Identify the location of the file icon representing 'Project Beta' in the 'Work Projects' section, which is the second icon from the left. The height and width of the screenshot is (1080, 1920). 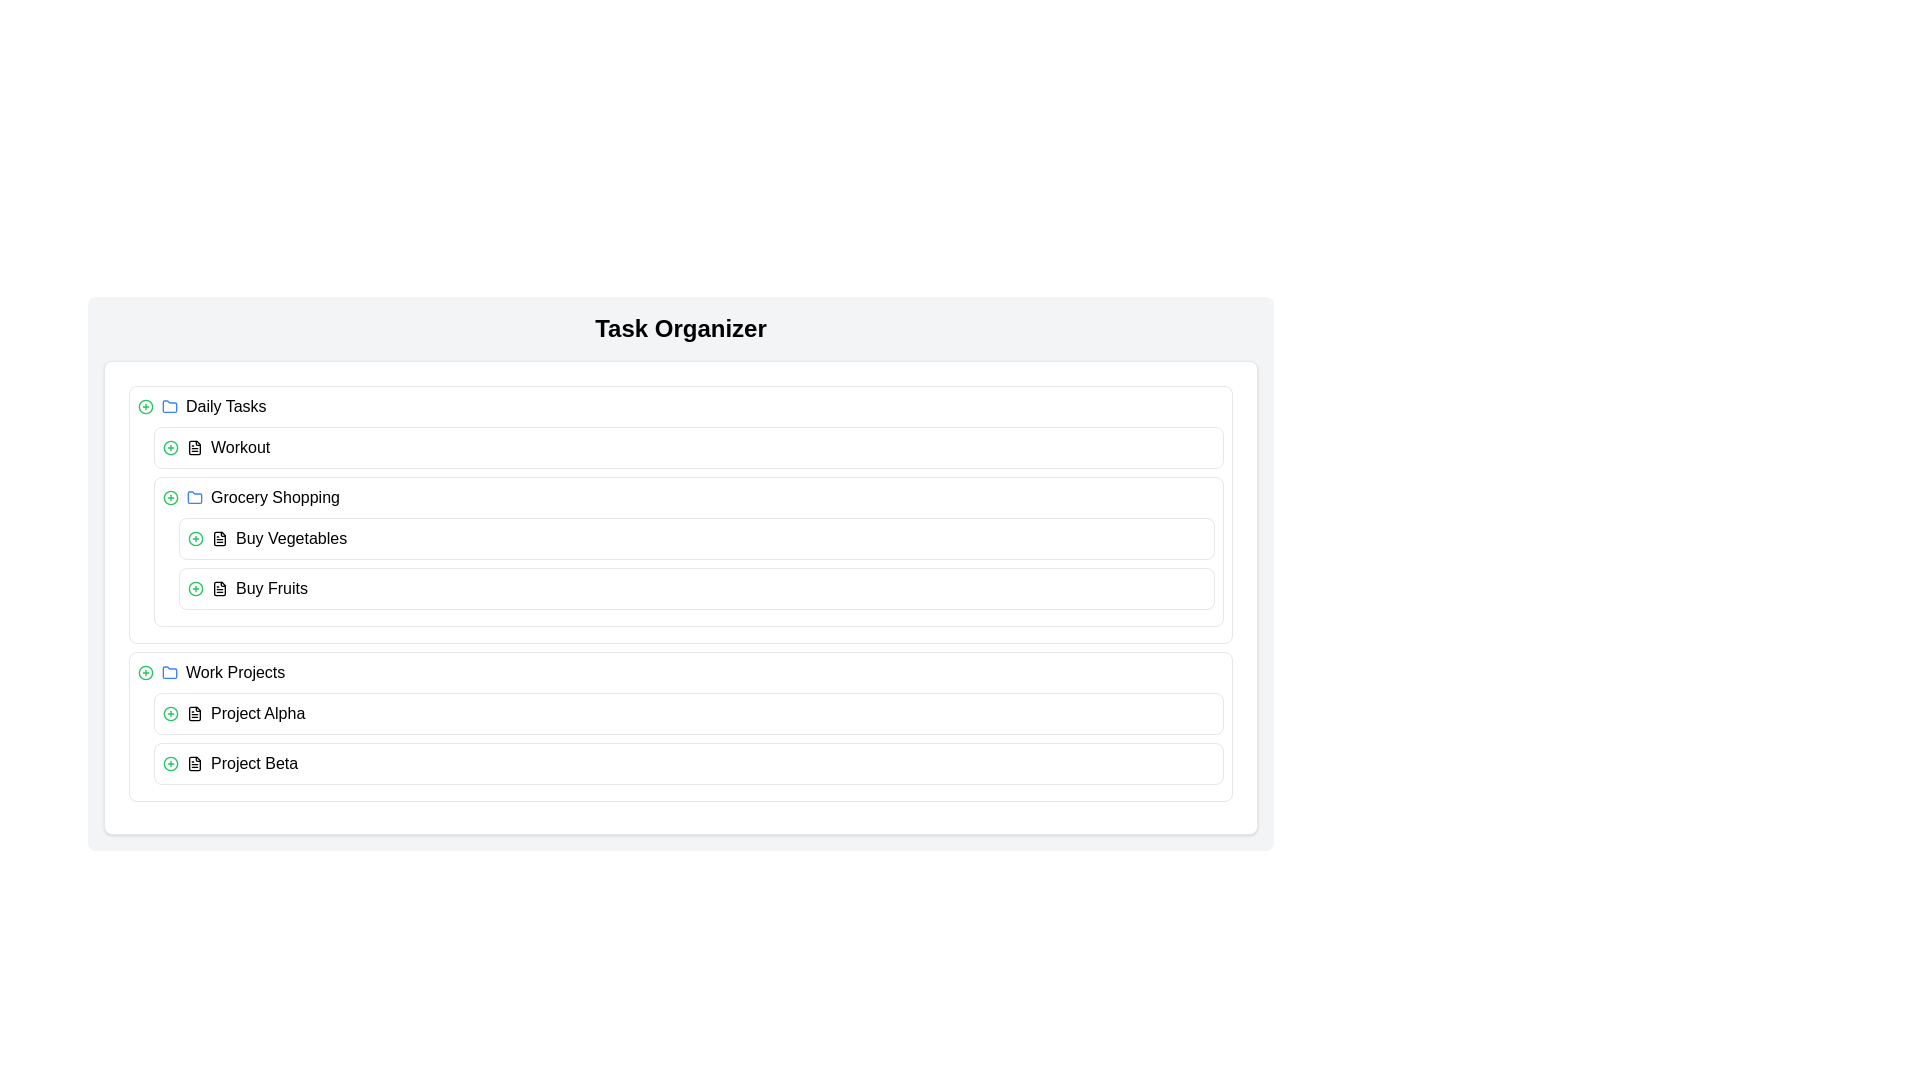
(195, 763).